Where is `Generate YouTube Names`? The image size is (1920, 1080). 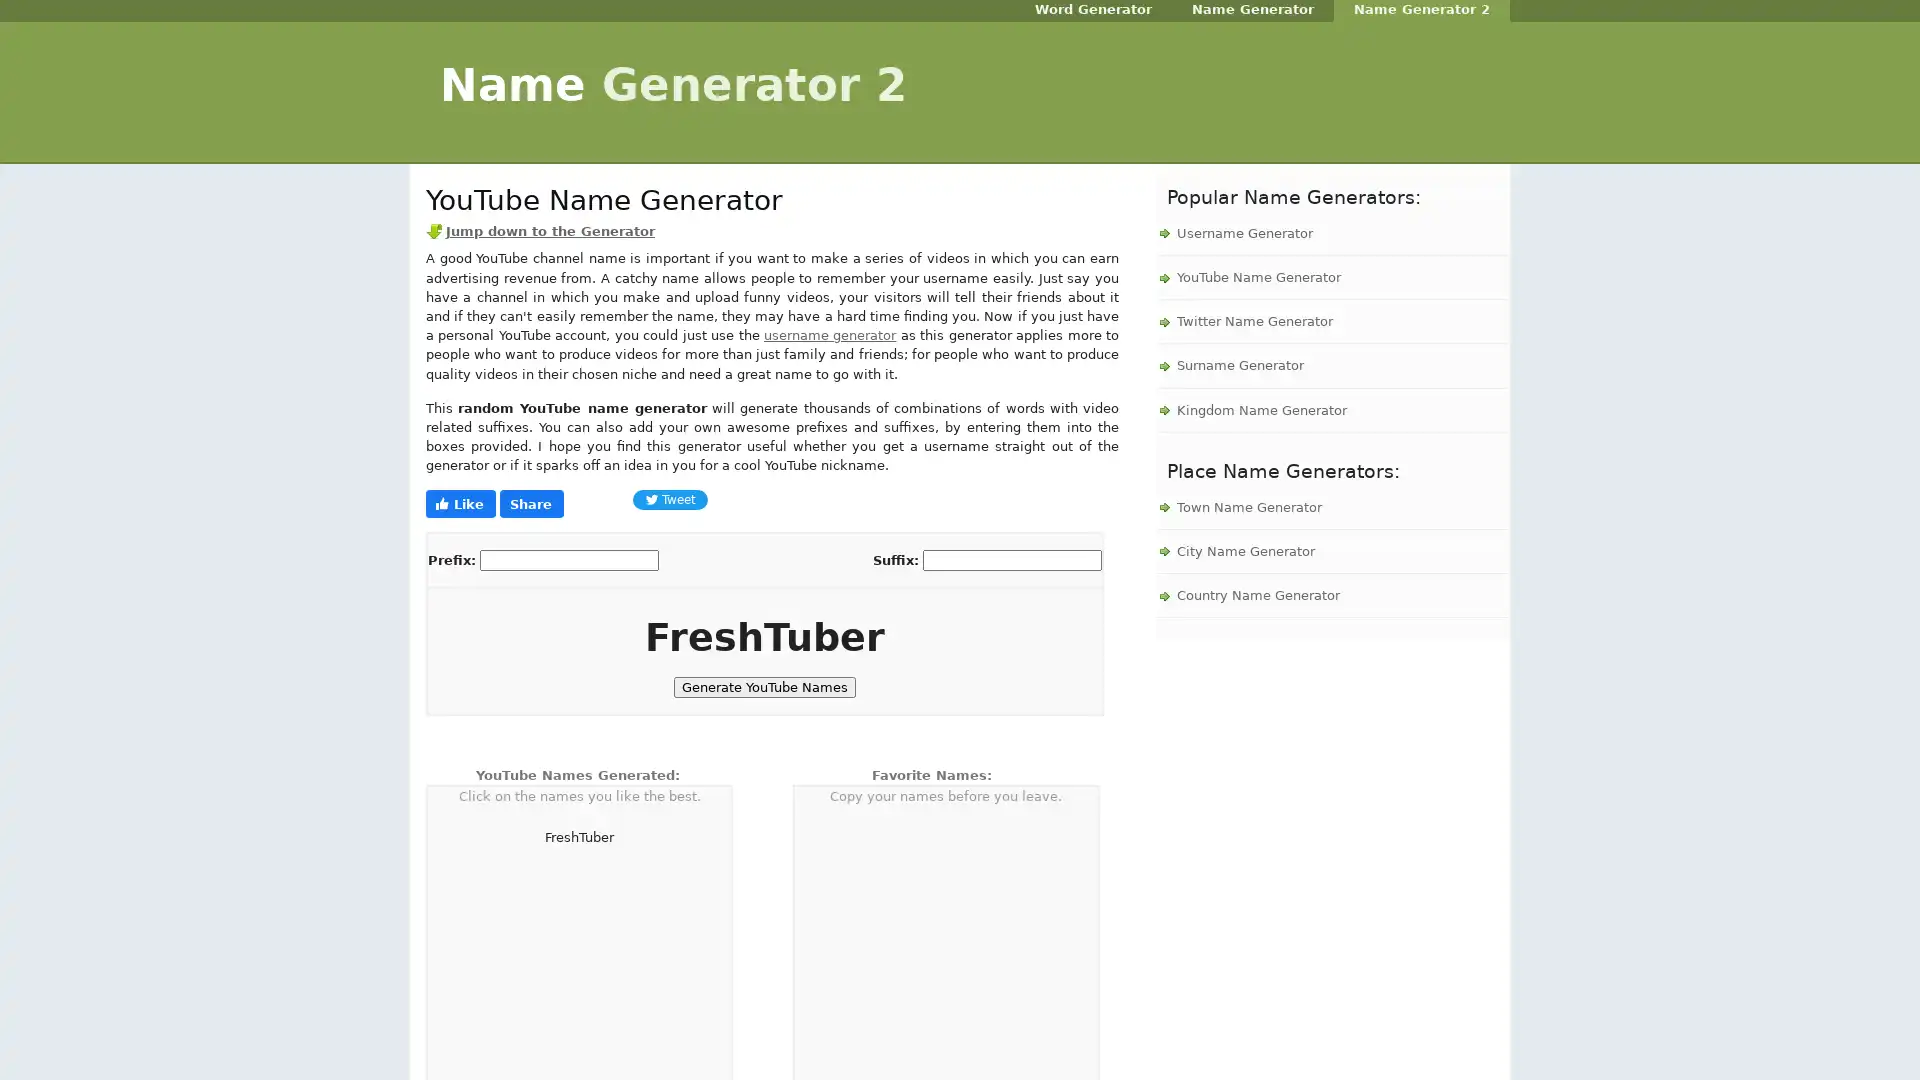
Generate YouTube Names is located at coordinates (763, 686).